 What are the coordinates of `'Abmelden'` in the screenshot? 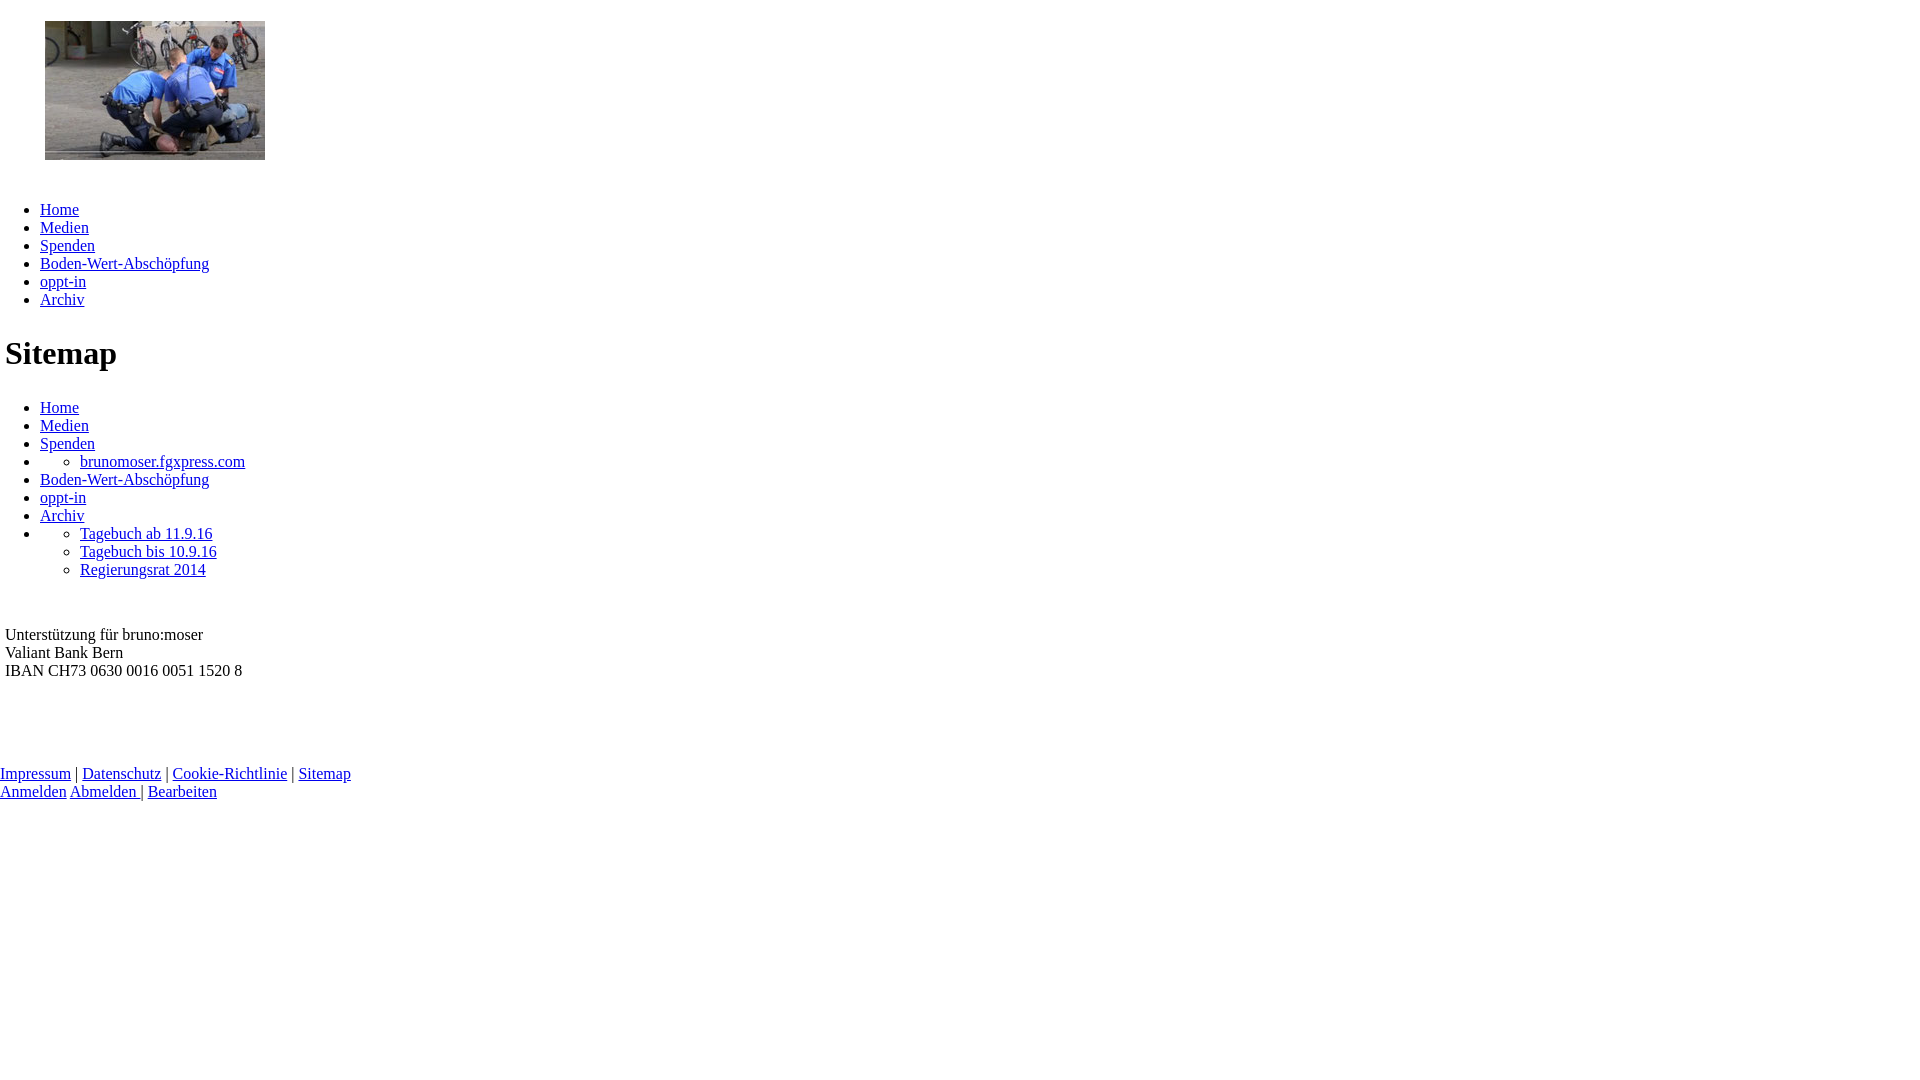 It's located at (70, 790).